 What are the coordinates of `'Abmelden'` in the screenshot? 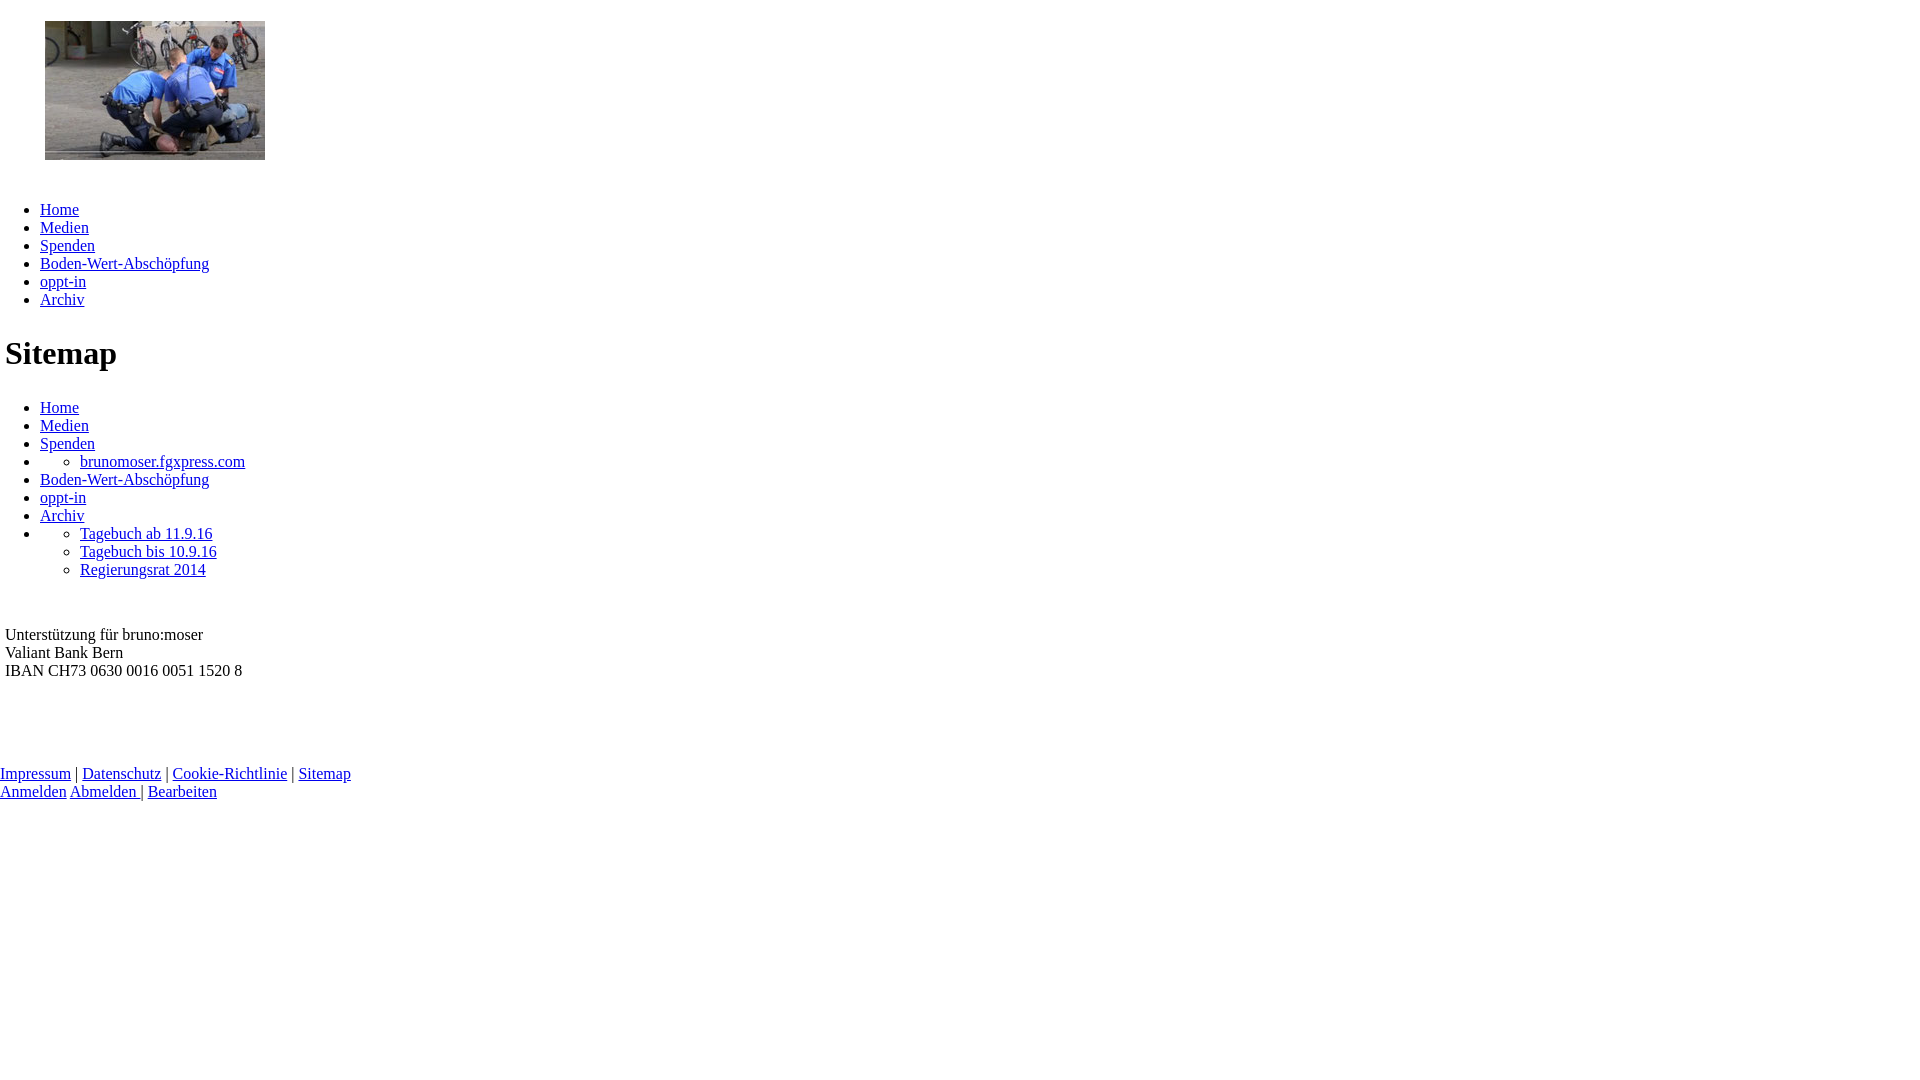 It's located at (70, 790).